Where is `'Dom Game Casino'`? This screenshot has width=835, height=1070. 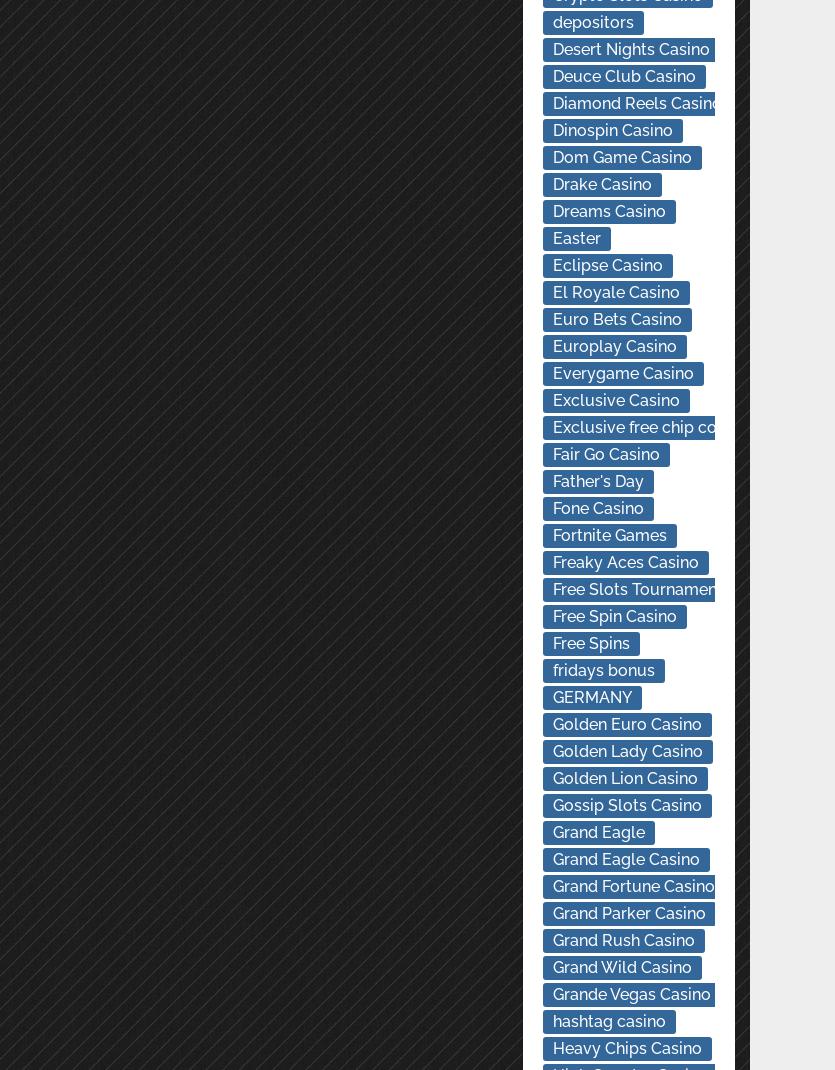
'Dom Game Casino' is located at coordinates (620, 157).